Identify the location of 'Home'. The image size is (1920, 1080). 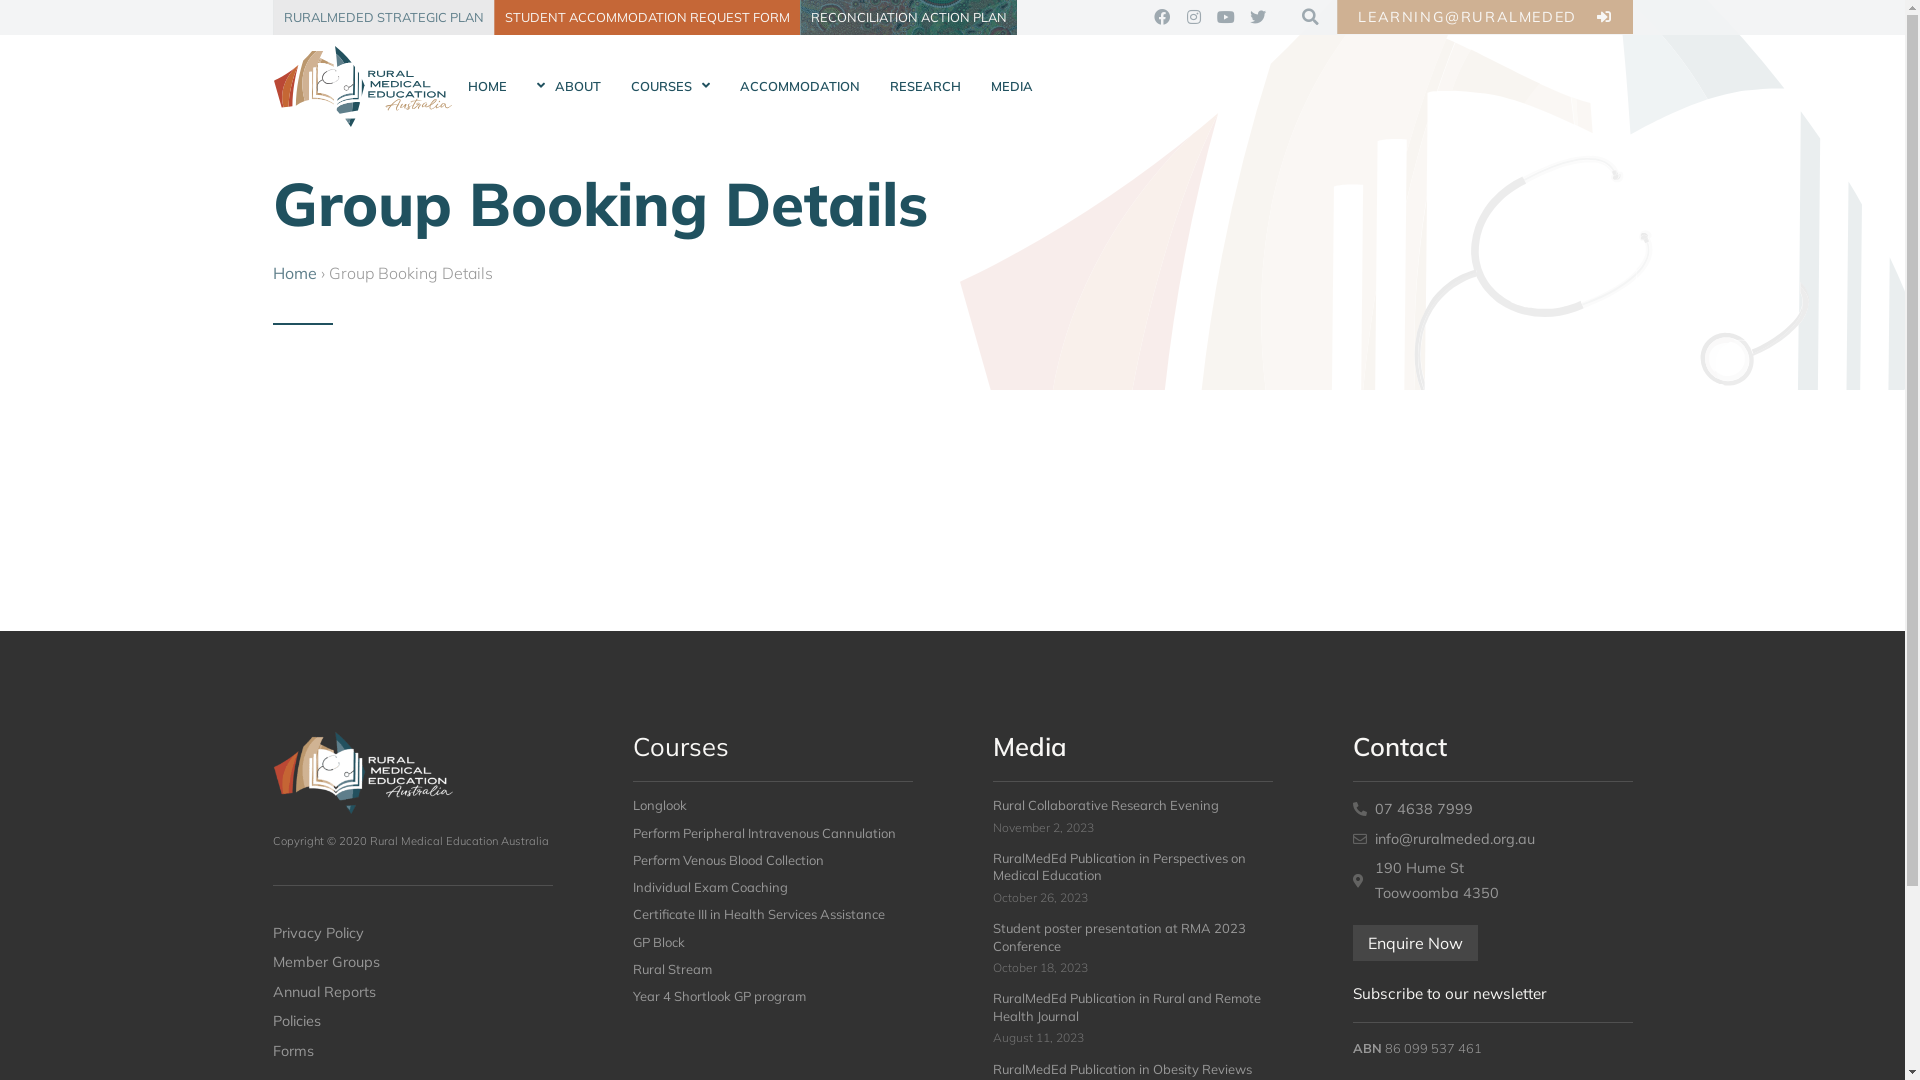
(292, 273).